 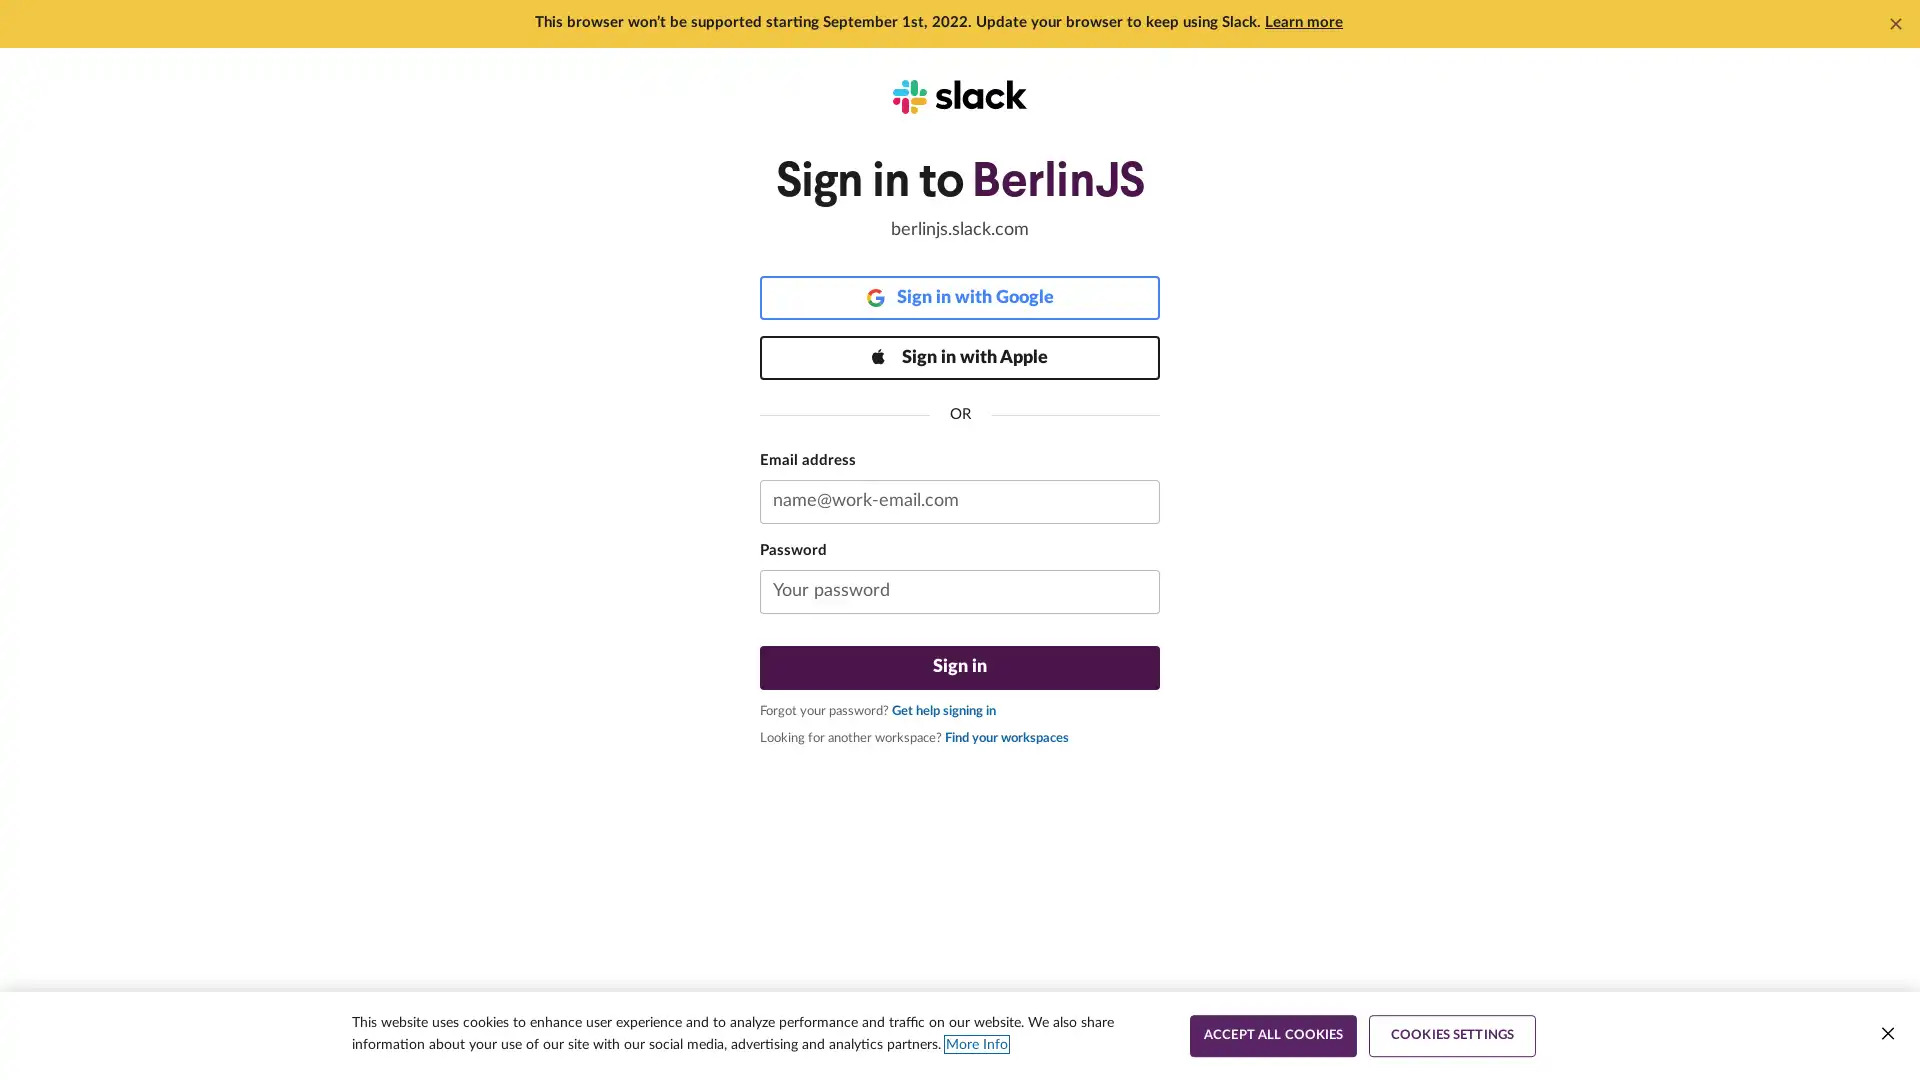 What do you see at coordinates (1886, 1033) in the screenshot?
I see `Close` at bounding box center [1886, 1033].